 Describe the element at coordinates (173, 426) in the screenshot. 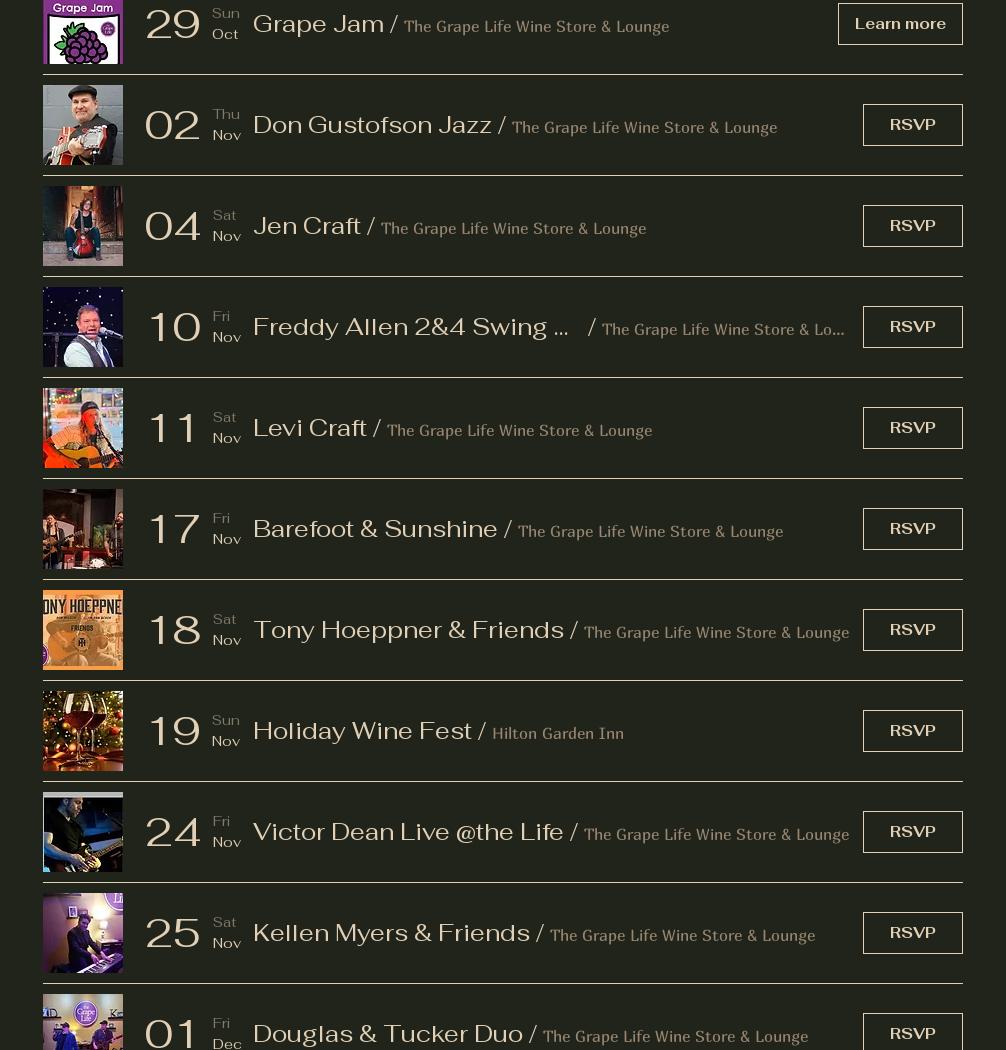

I see `'11'` at that location.